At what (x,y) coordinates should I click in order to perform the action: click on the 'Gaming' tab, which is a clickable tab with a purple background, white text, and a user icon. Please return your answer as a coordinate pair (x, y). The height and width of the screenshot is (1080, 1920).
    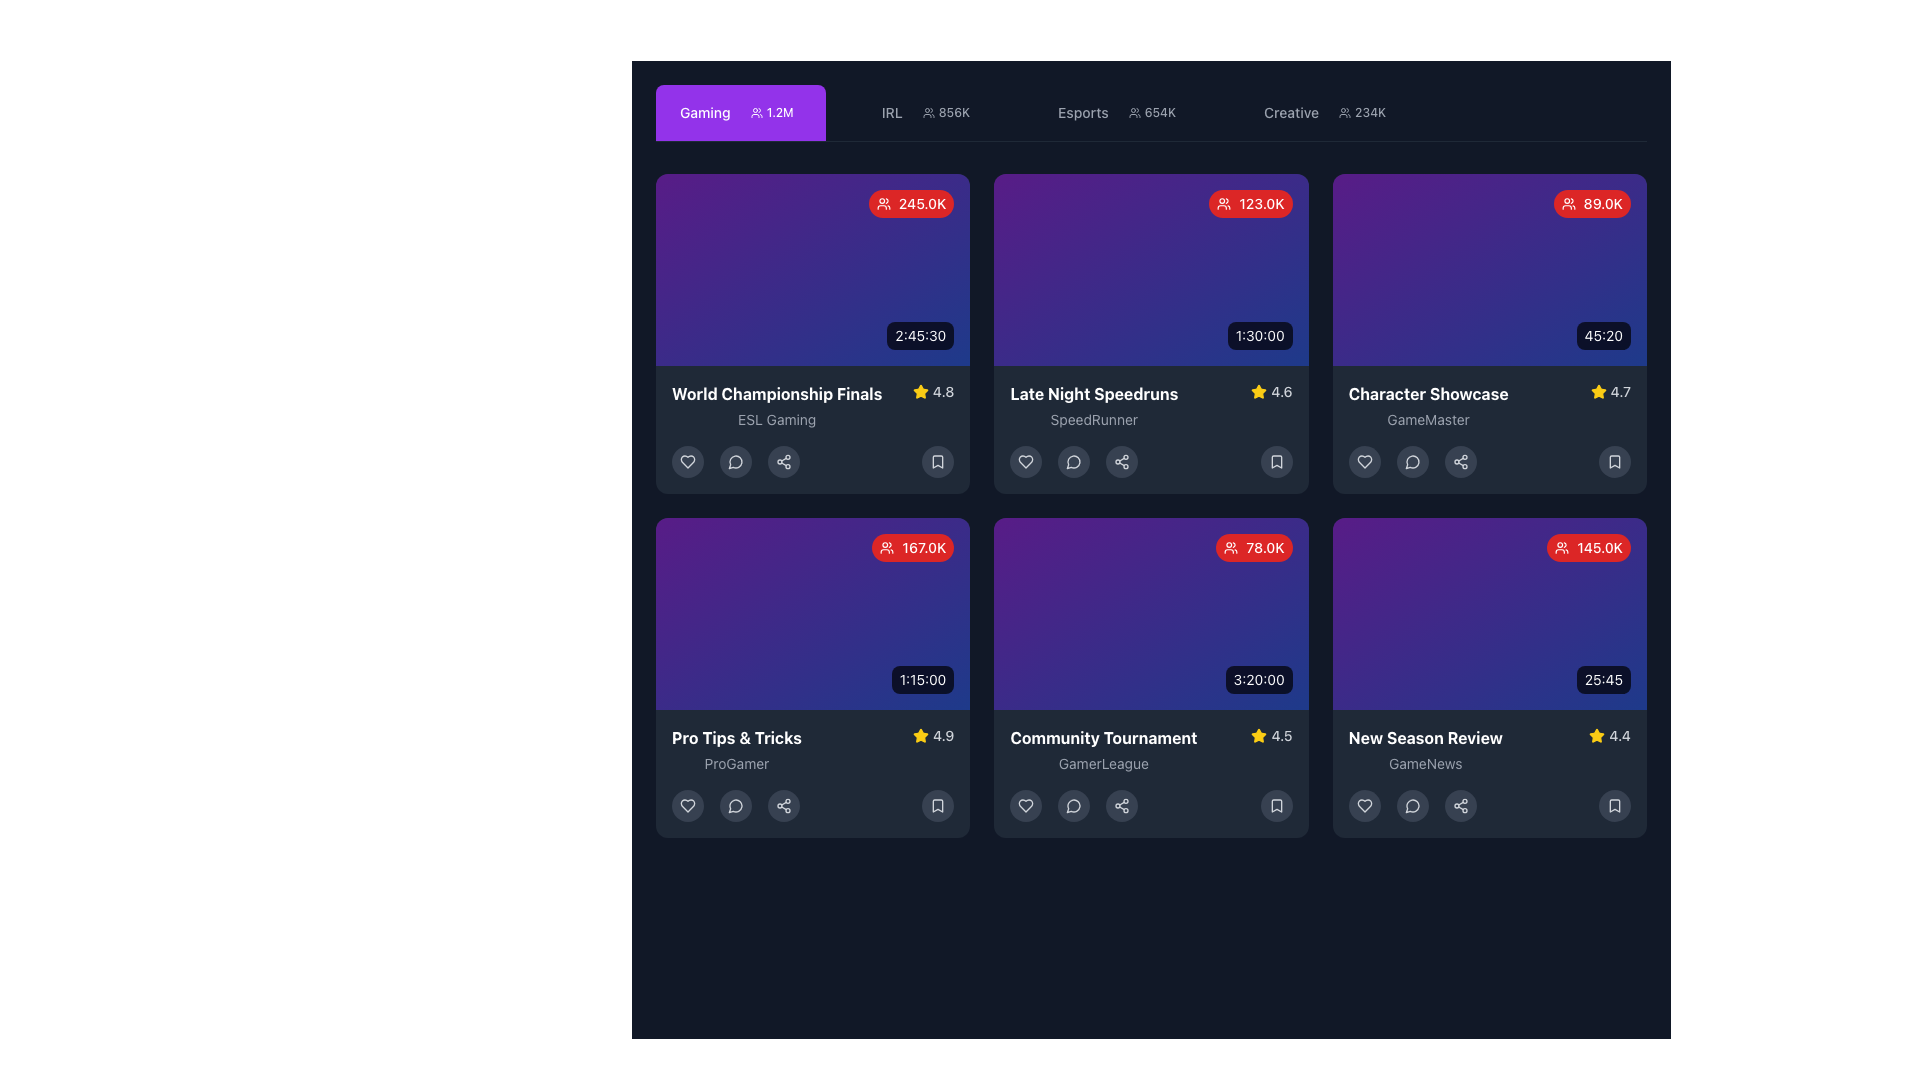
    Looking at the image, I should click on (739, 112).